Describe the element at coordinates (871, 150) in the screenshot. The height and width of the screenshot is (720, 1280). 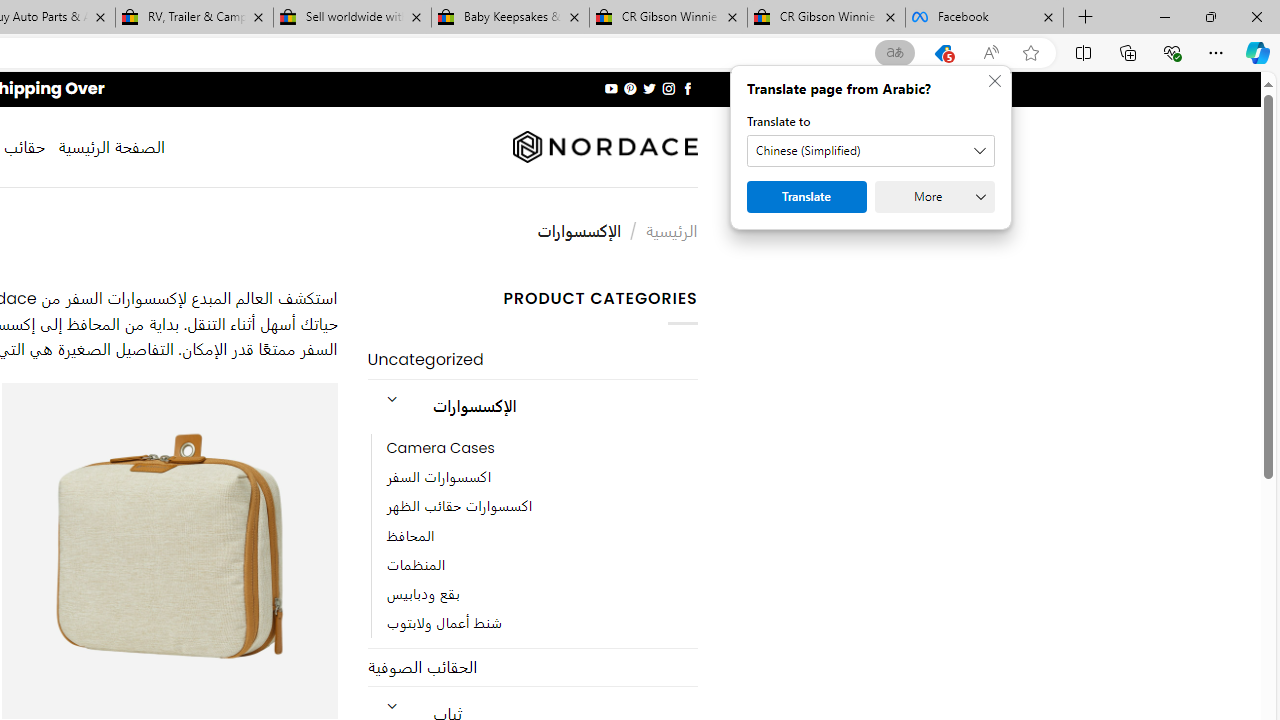
I see `'Translate to'` at that location.